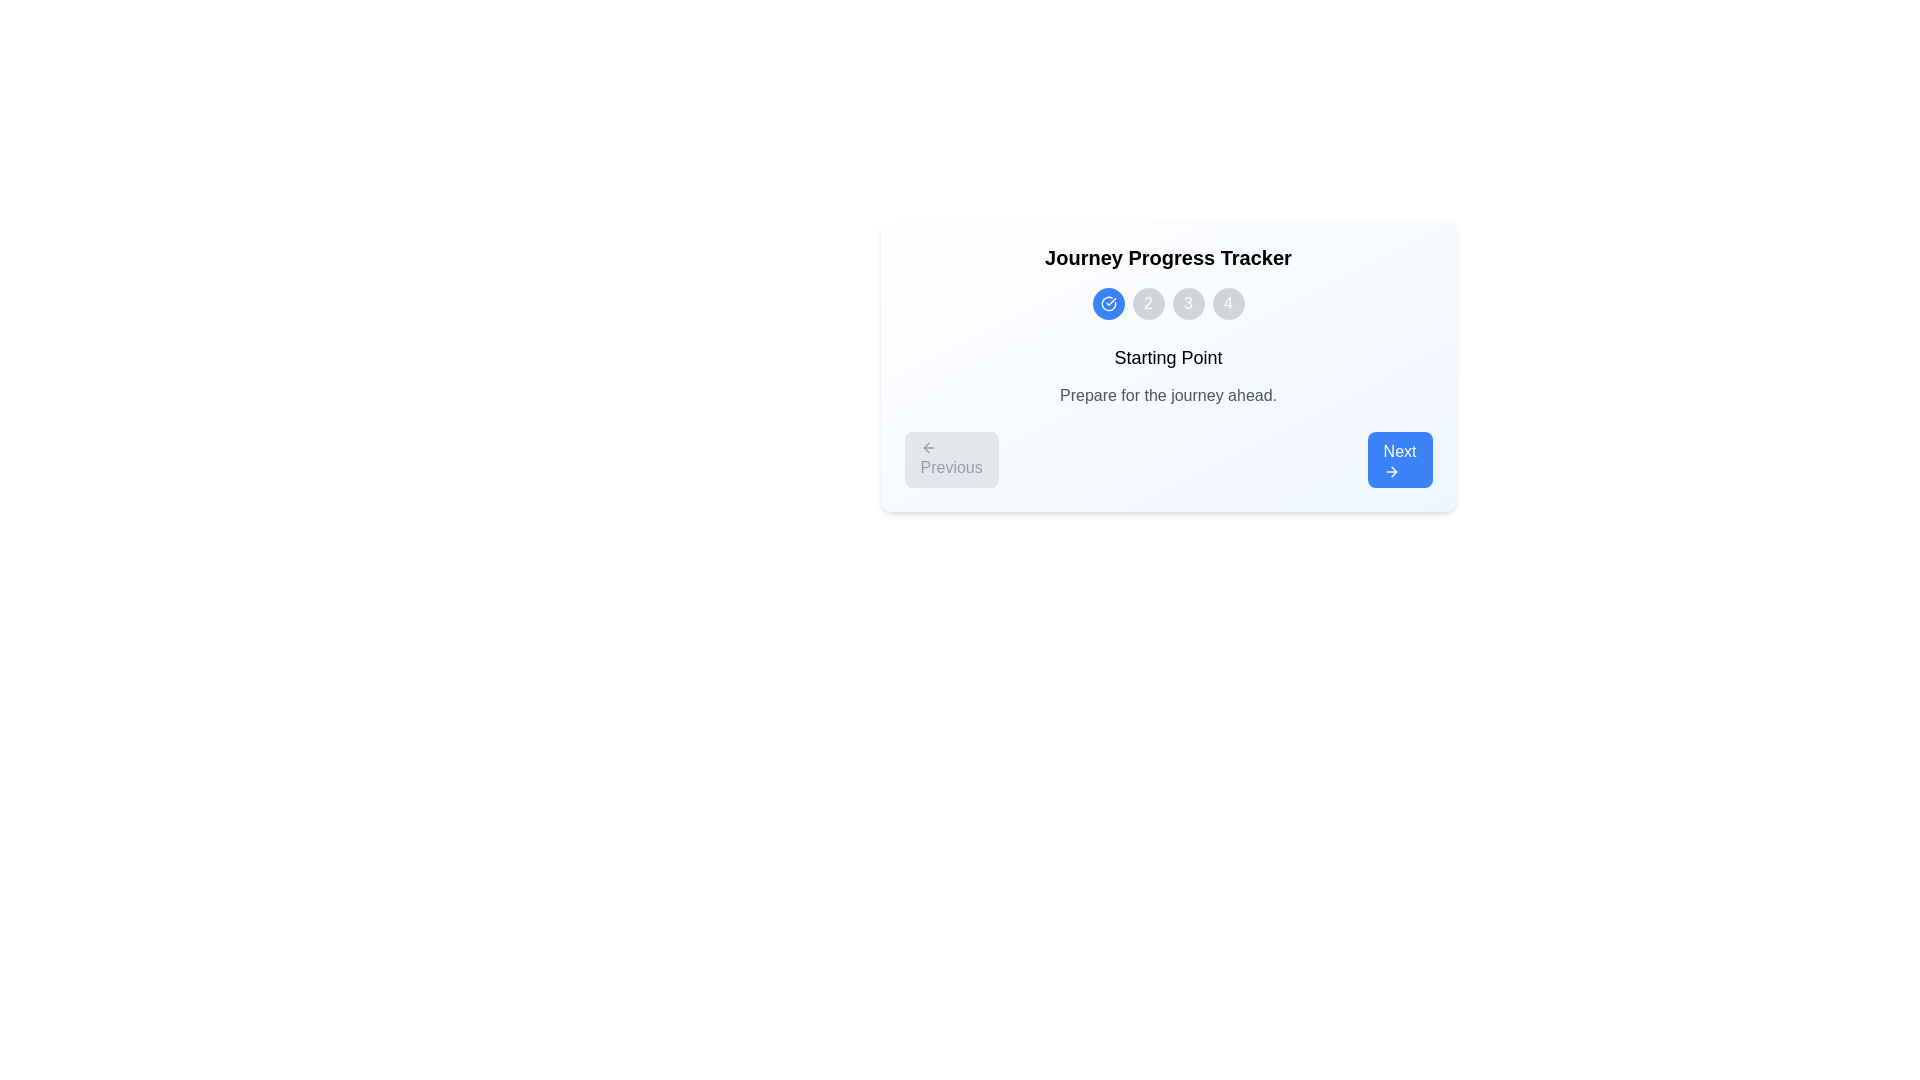 The width and height of the screenshot is (1920, 1080). What do you see at coordinates (1188, 304) in the screenshot?
I see `the third circular button in the progress tracker, which represents the third step and is located between the buttons labeled '2' and '4'` at bounding box center [1188, 304].